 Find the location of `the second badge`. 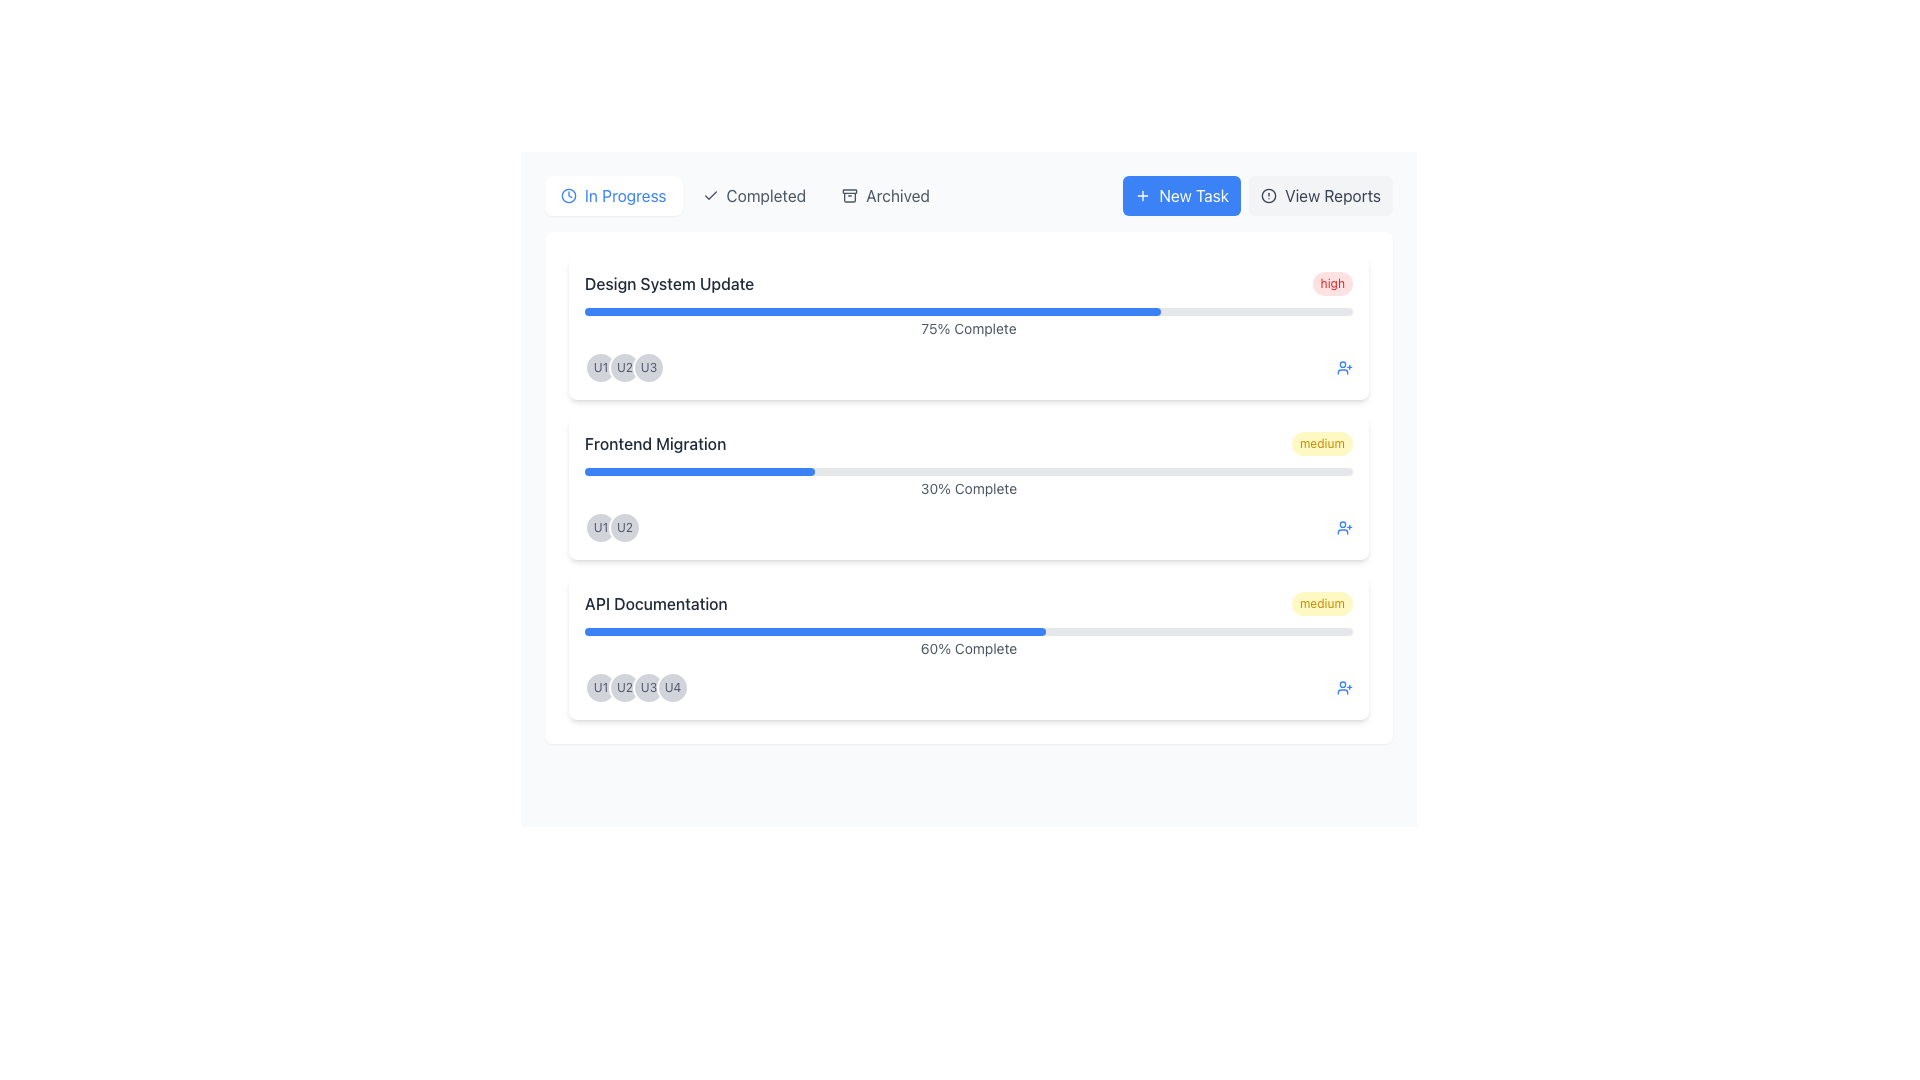

the second badge is located at coordinates (623, 527).